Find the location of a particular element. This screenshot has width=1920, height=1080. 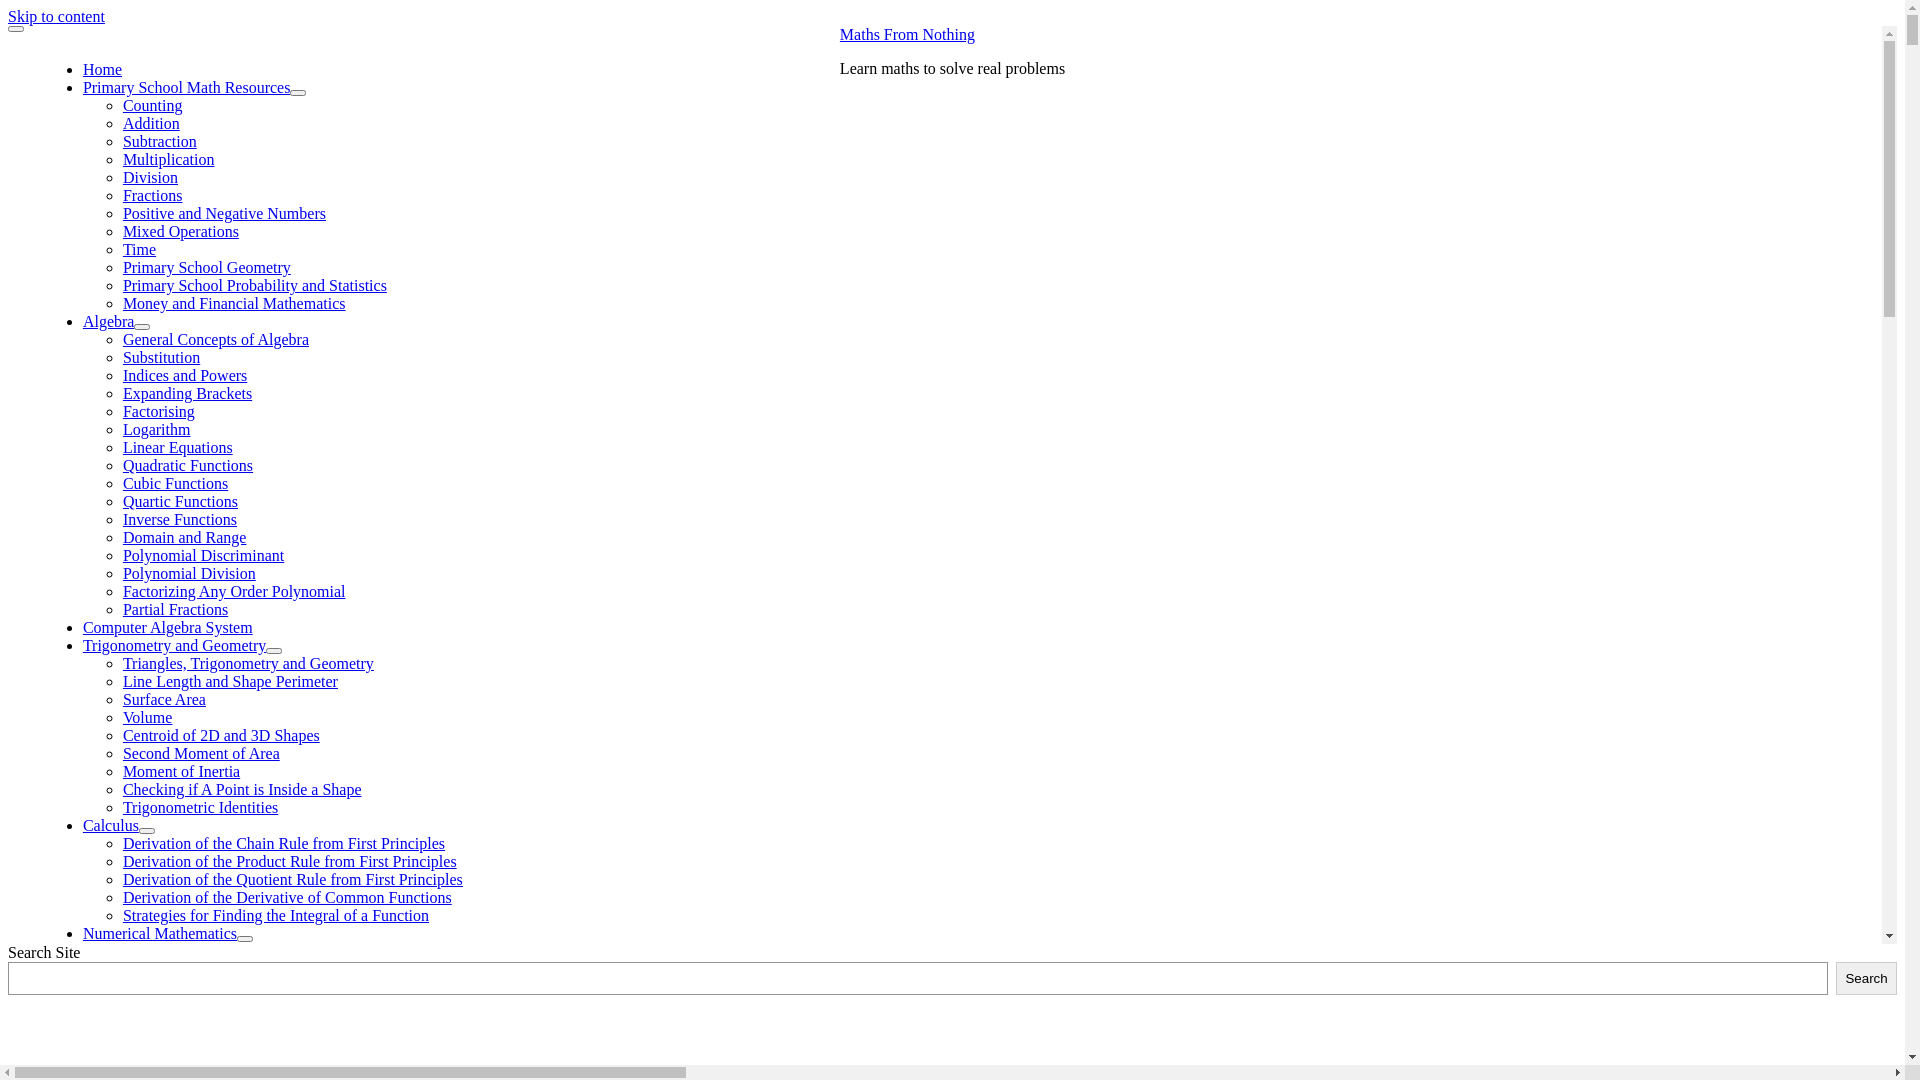

'Derivation of the Quotient Rule from First Principles' is located at coordinates (291, 878).